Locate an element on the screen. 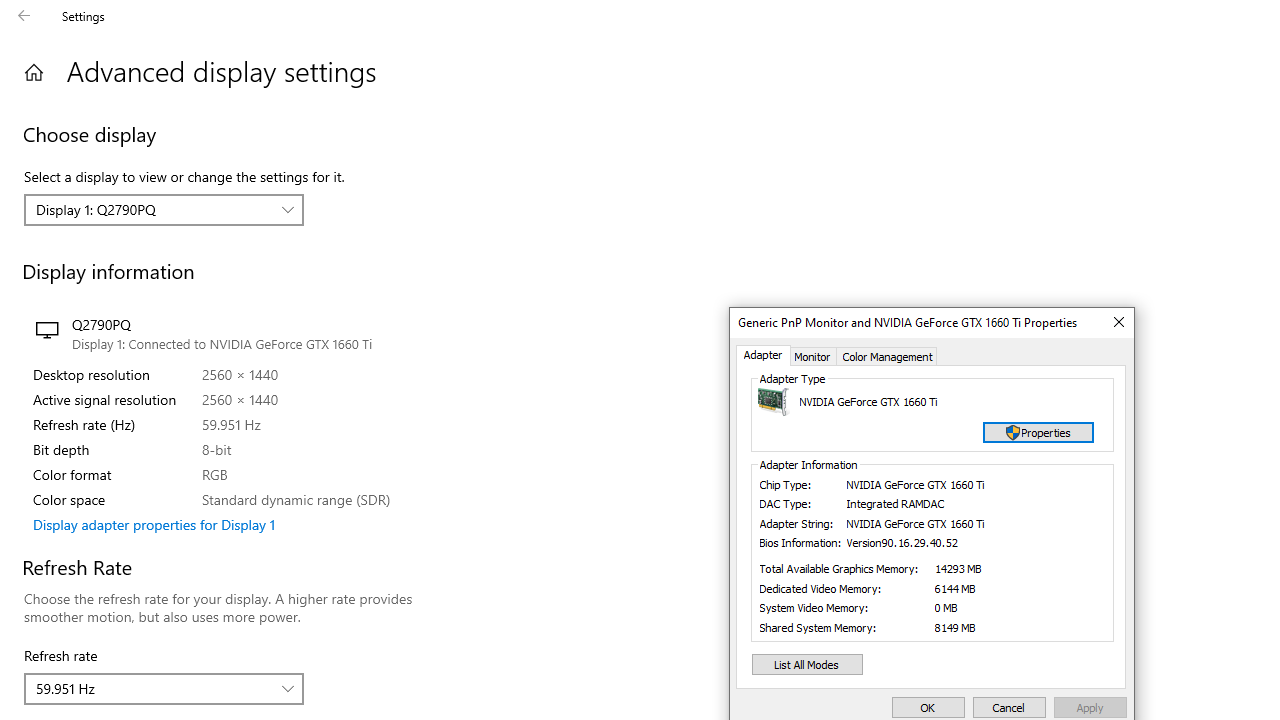 The height and width of the screenshot is (720, 1280). 'OK' is located at coordinates (927, 706).